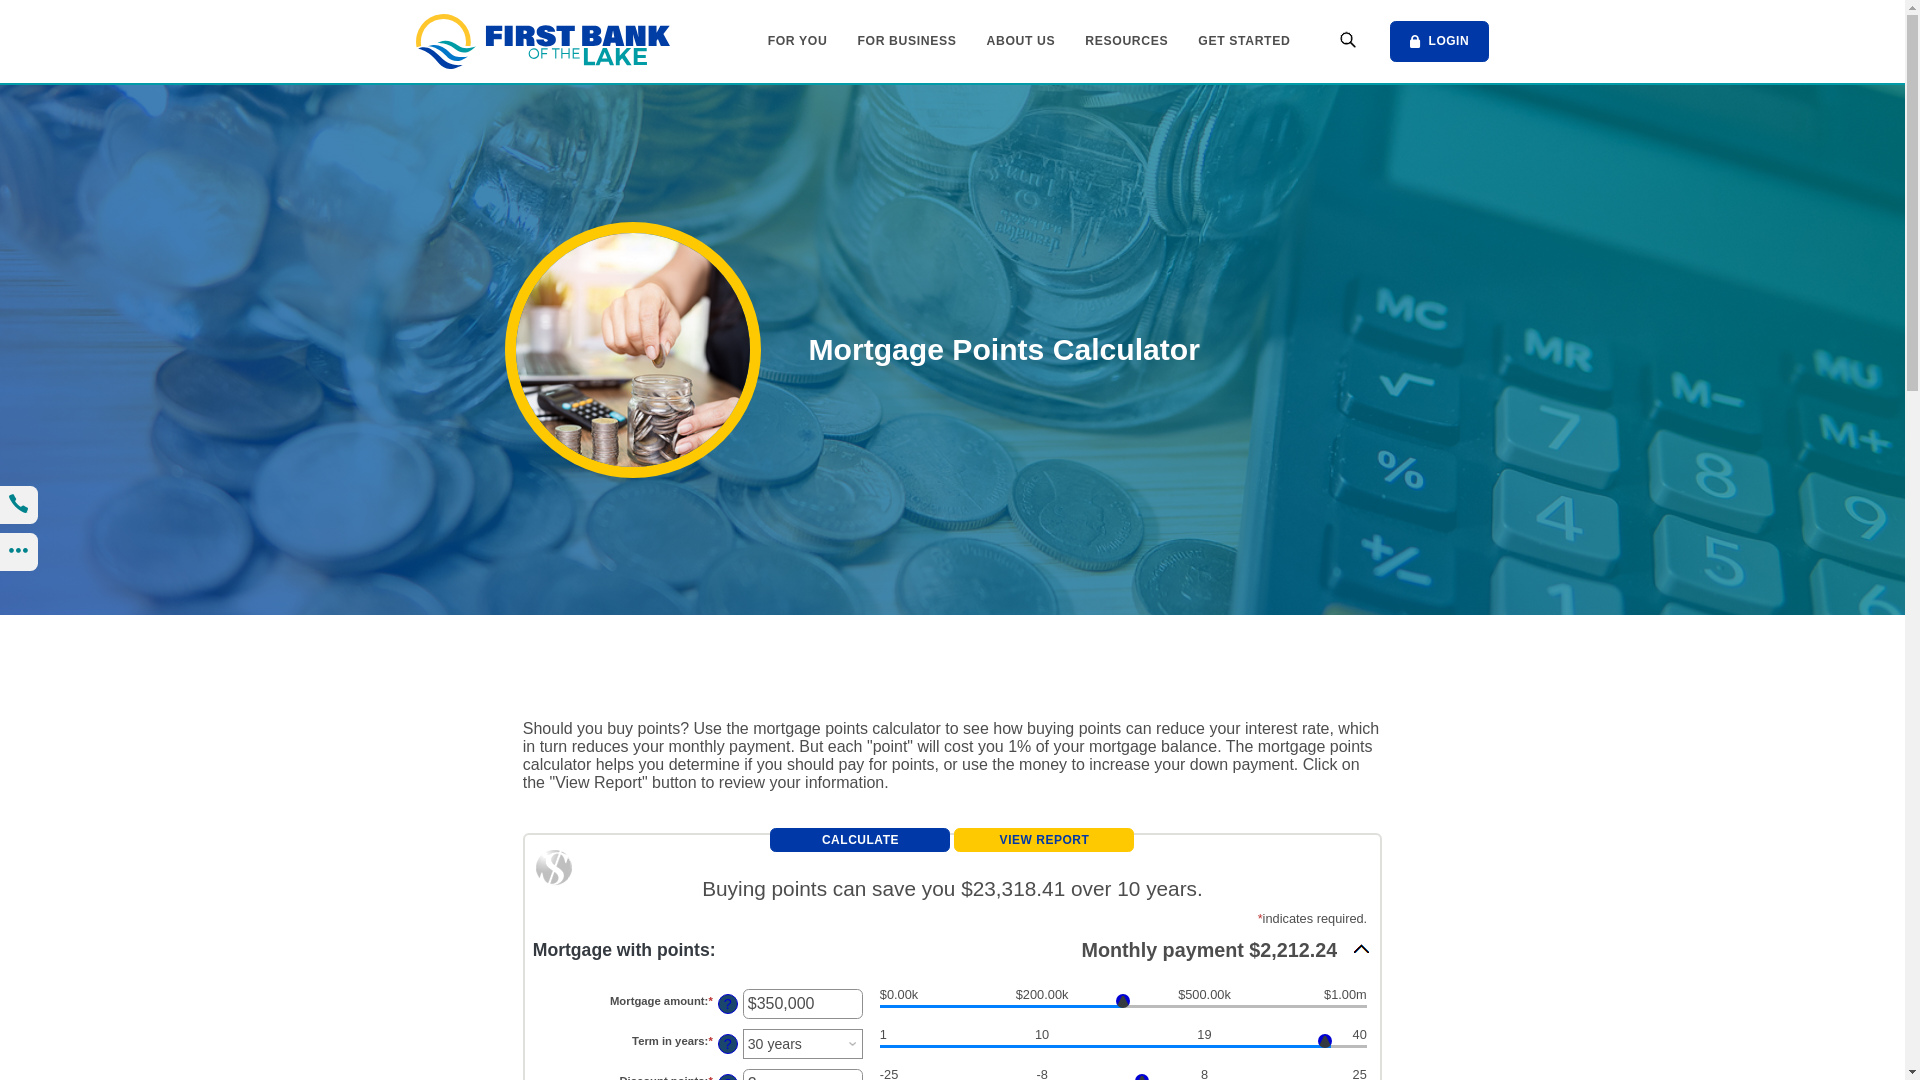  Describe the element at coordinates (727, 1043) in the screenshot. I see `'?'` at that location.